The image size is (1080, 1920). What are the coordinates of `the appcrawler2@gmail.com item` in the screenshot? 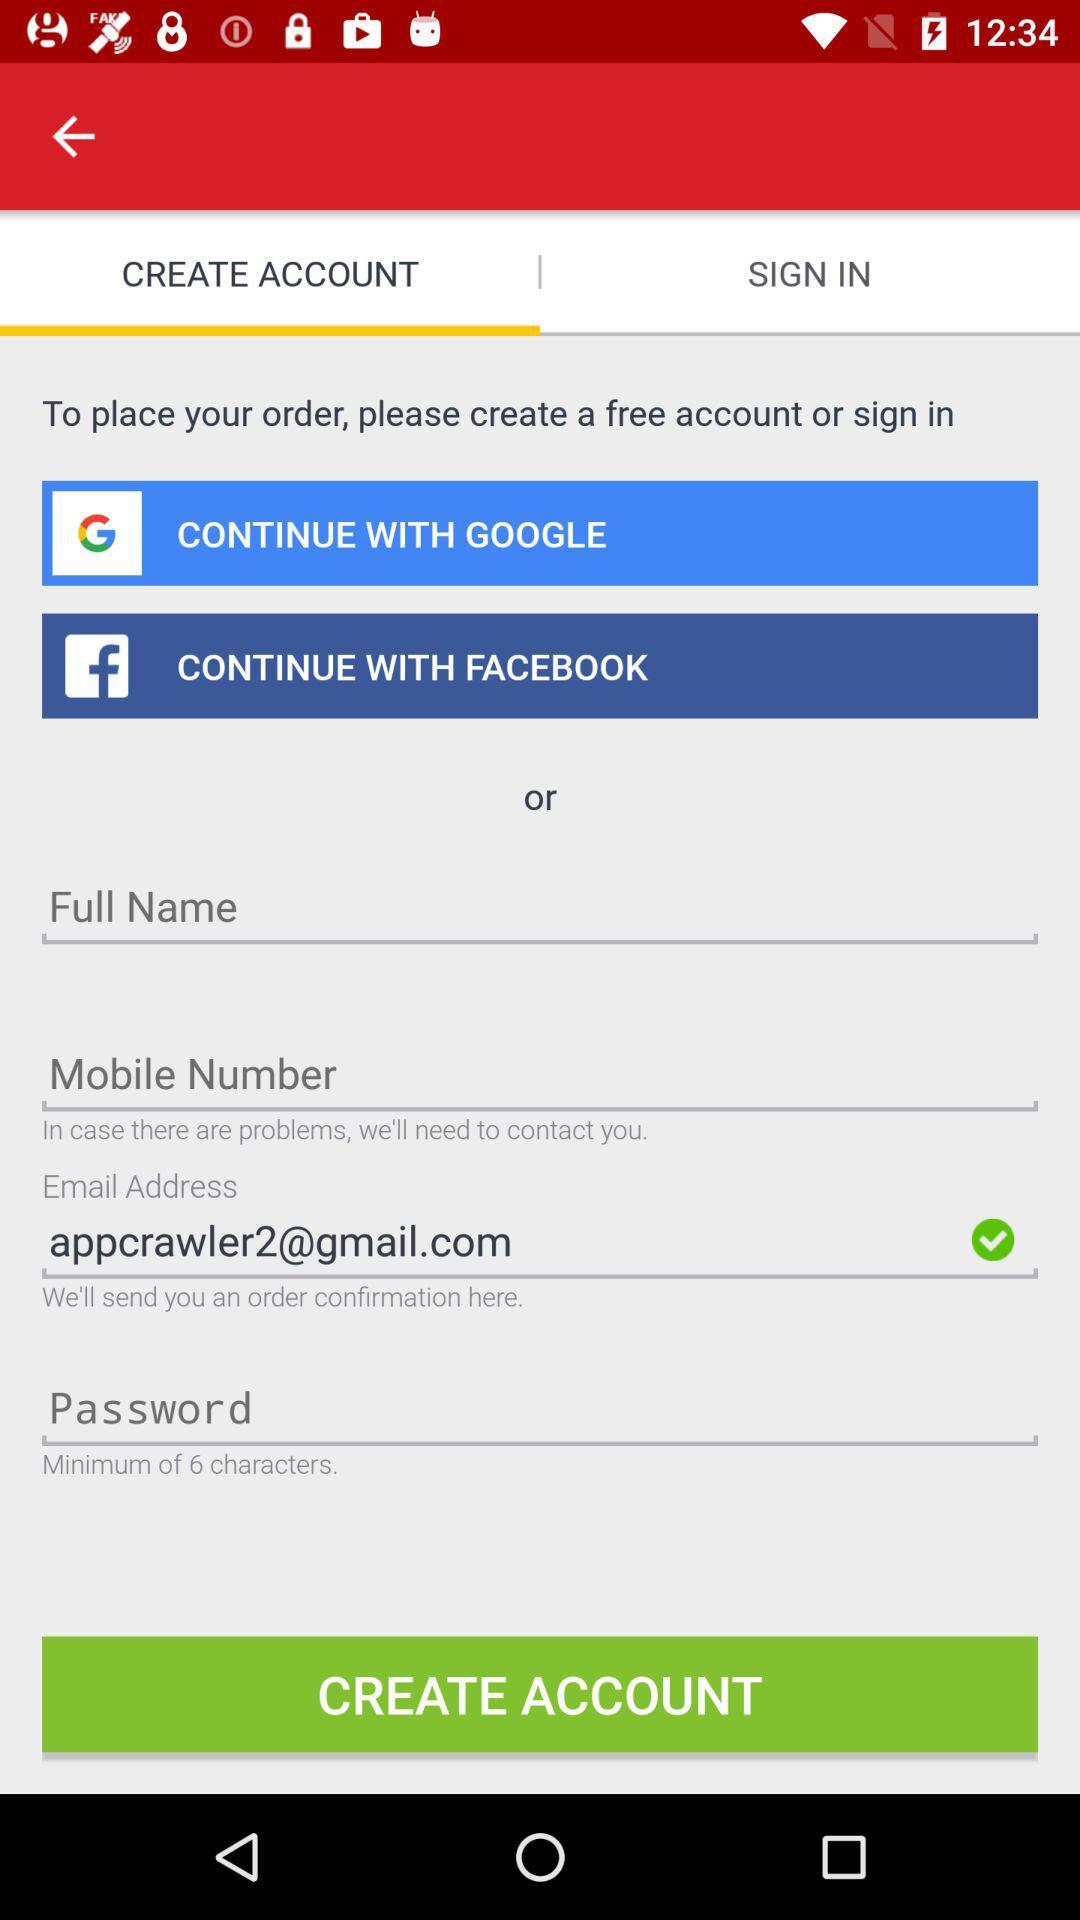 It's located at (500, 1238).